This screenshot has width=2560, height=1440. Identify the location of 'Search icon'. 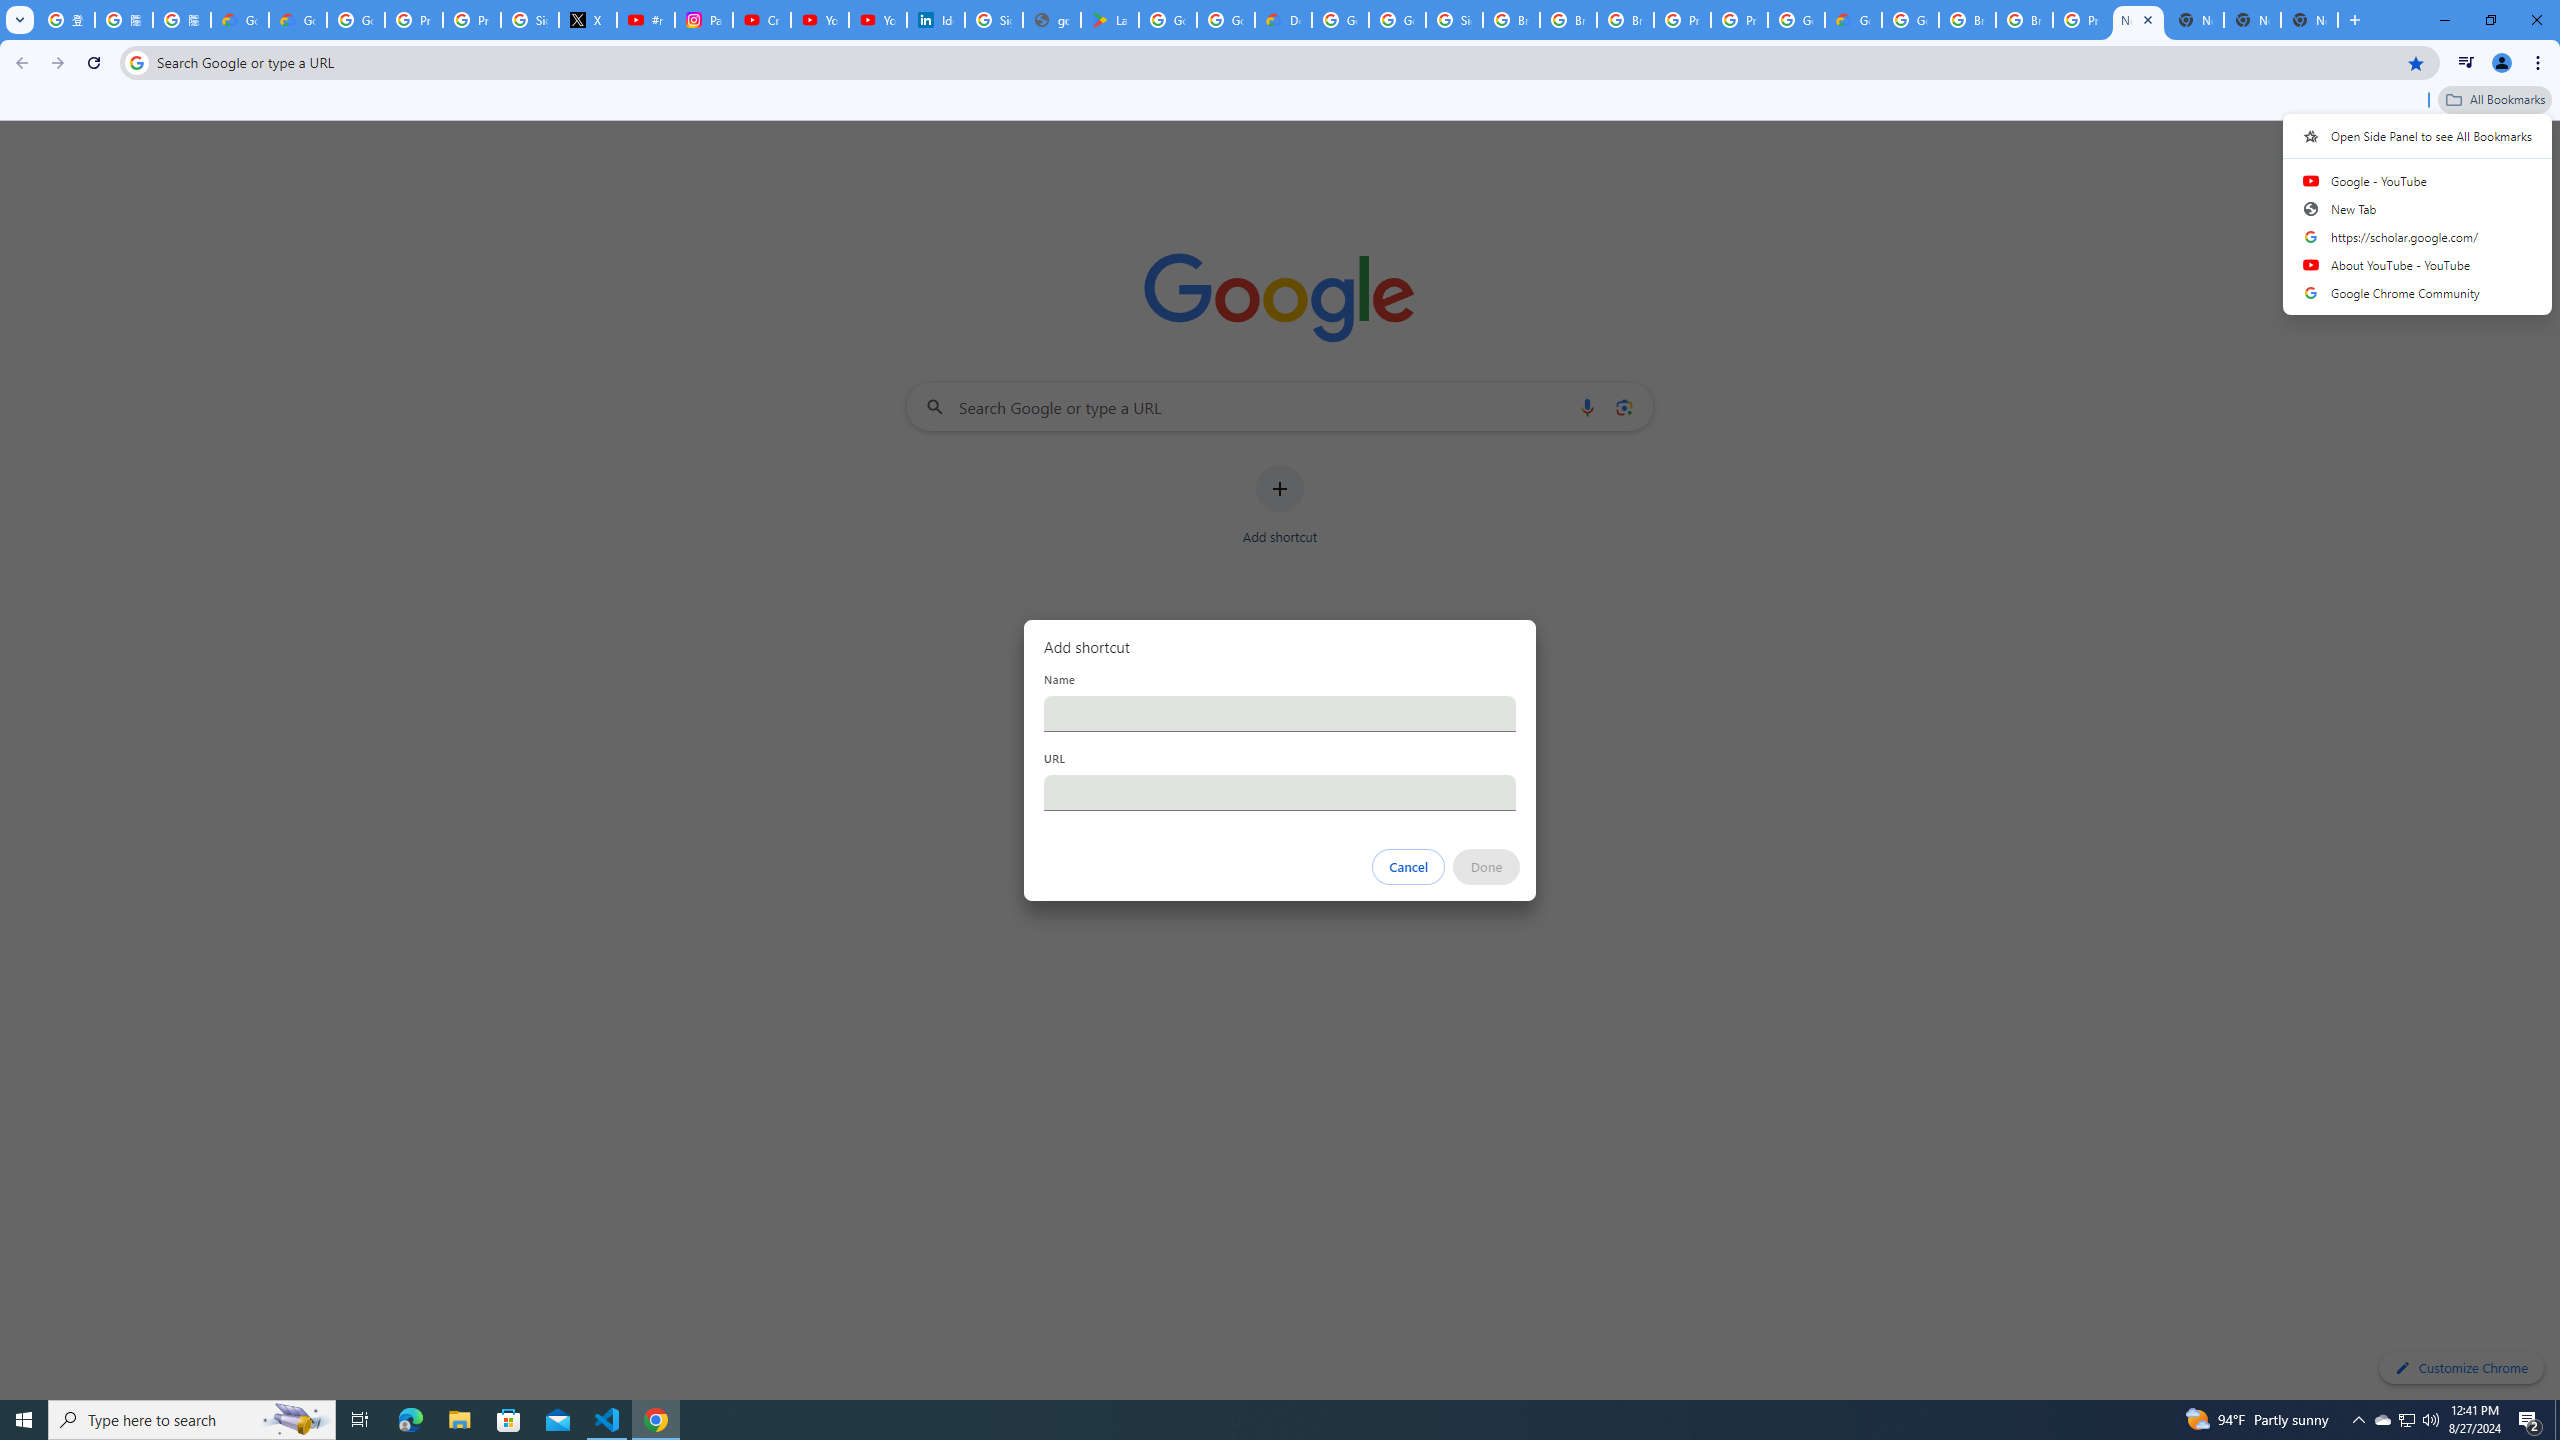
(135, 61).